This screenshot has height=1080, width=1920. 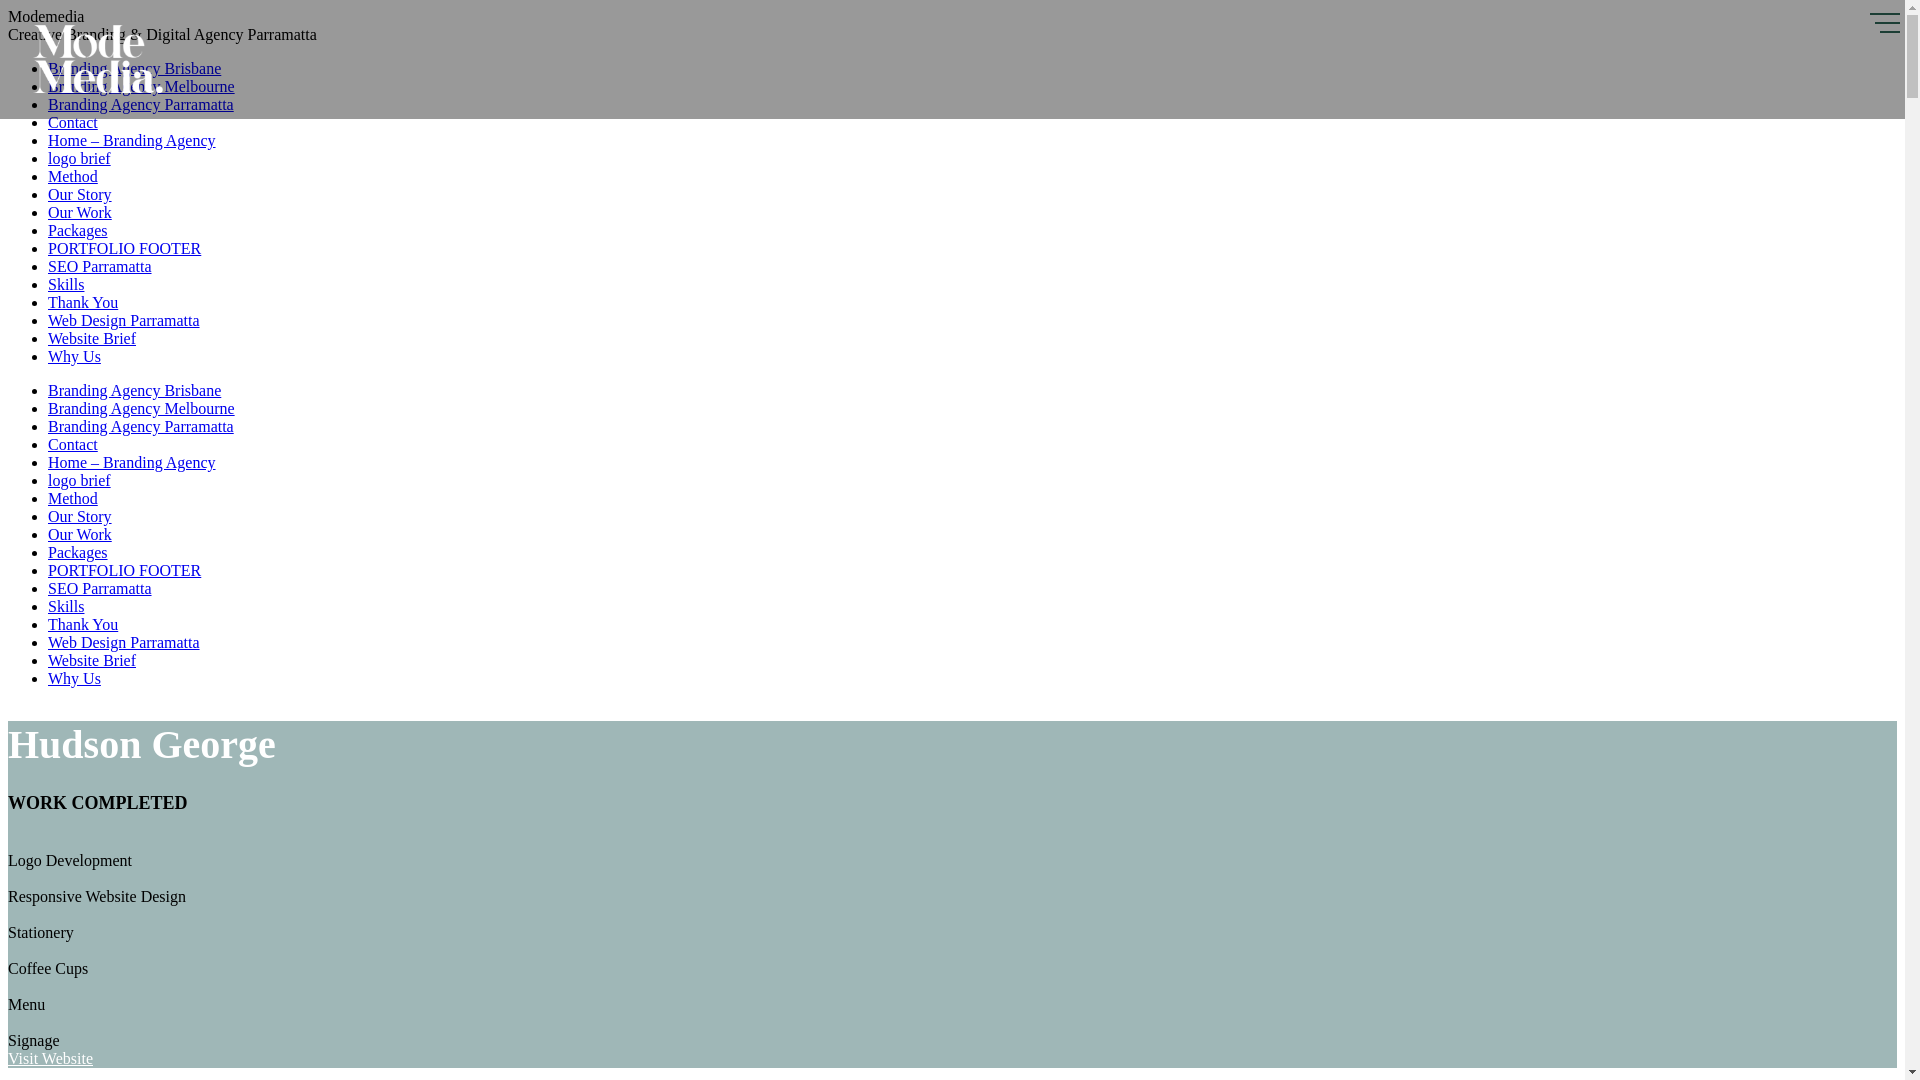 I want to click on 'Branding Agency Brisbane', so click(x=133, y=390).